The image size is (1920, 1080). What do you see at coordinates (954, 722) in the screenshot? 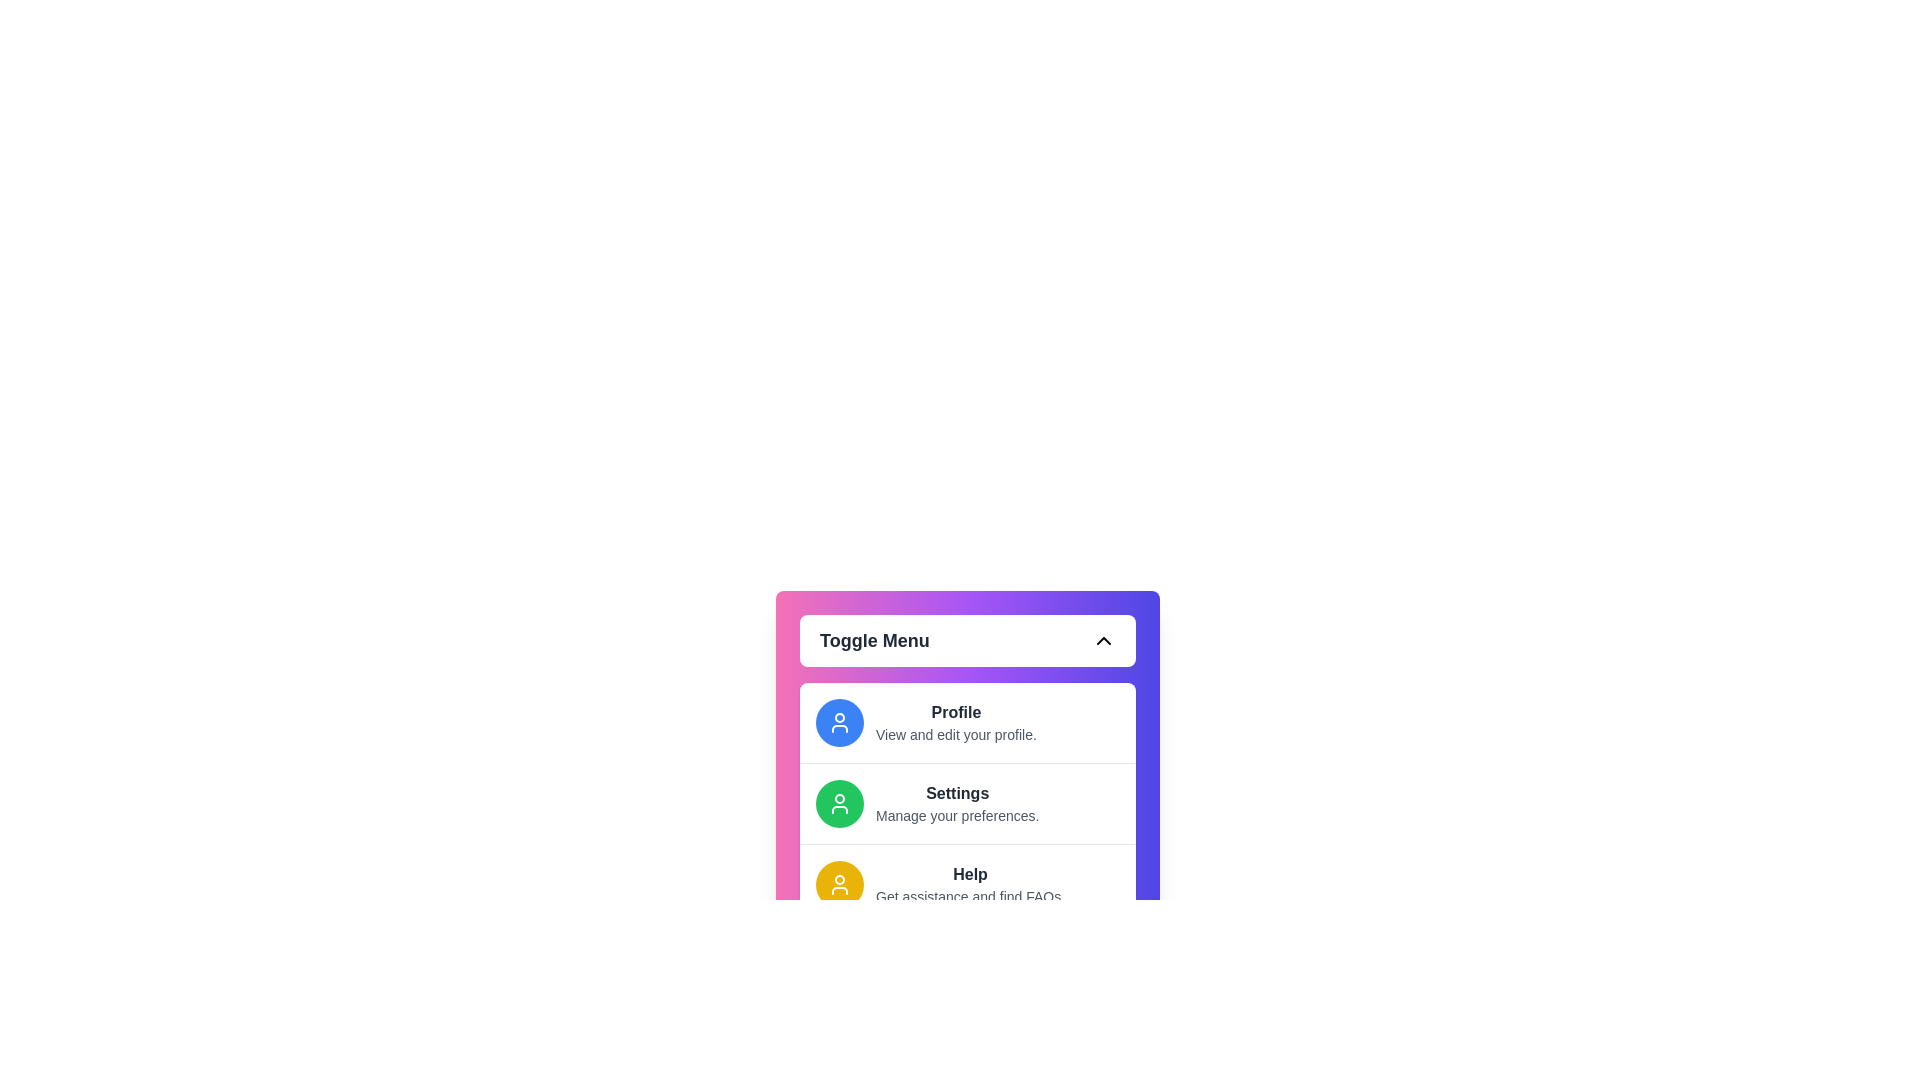
I see `the 'Profile' item in the menu` at bounding box center [954, 722].